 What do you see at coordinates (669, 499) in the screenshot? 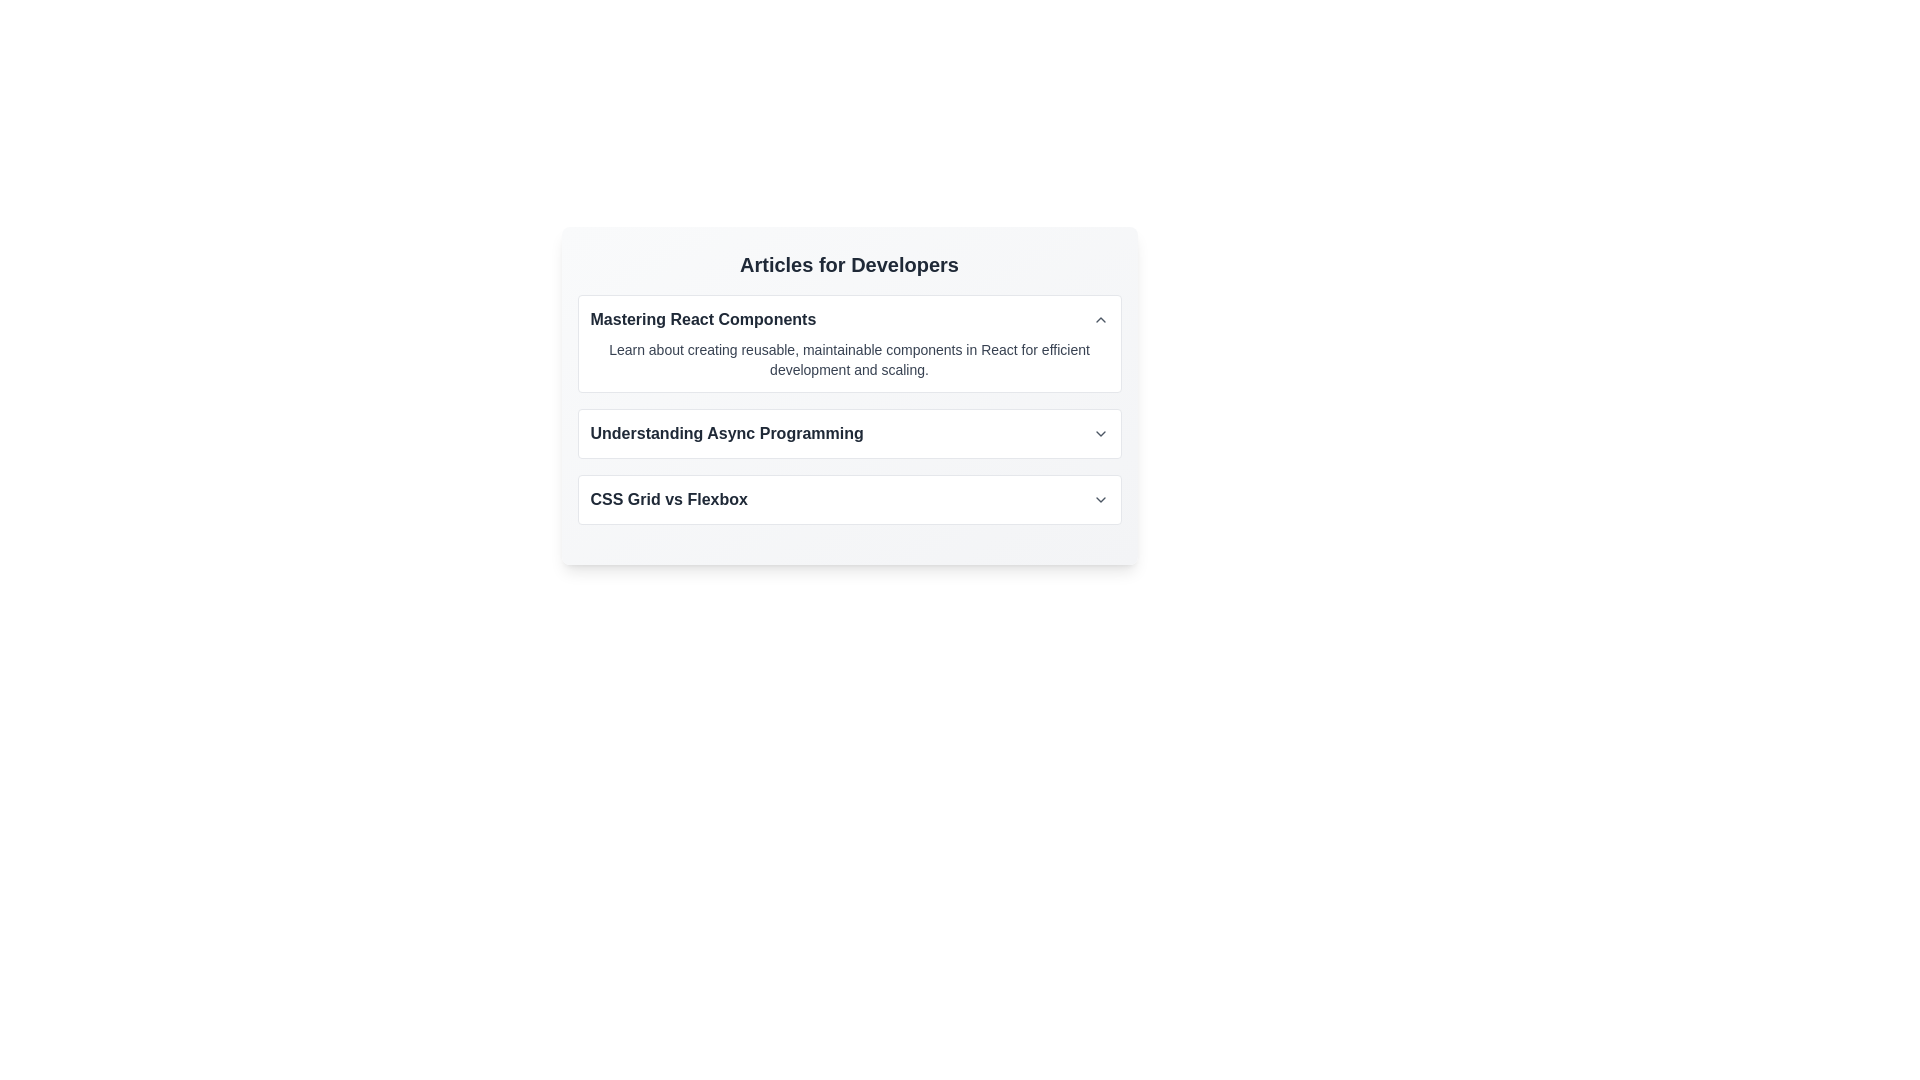
I see `the text label displaying 'CSS Grid vs Flexbox' in the Articles for Developers section` at bounding box center [669, 499].